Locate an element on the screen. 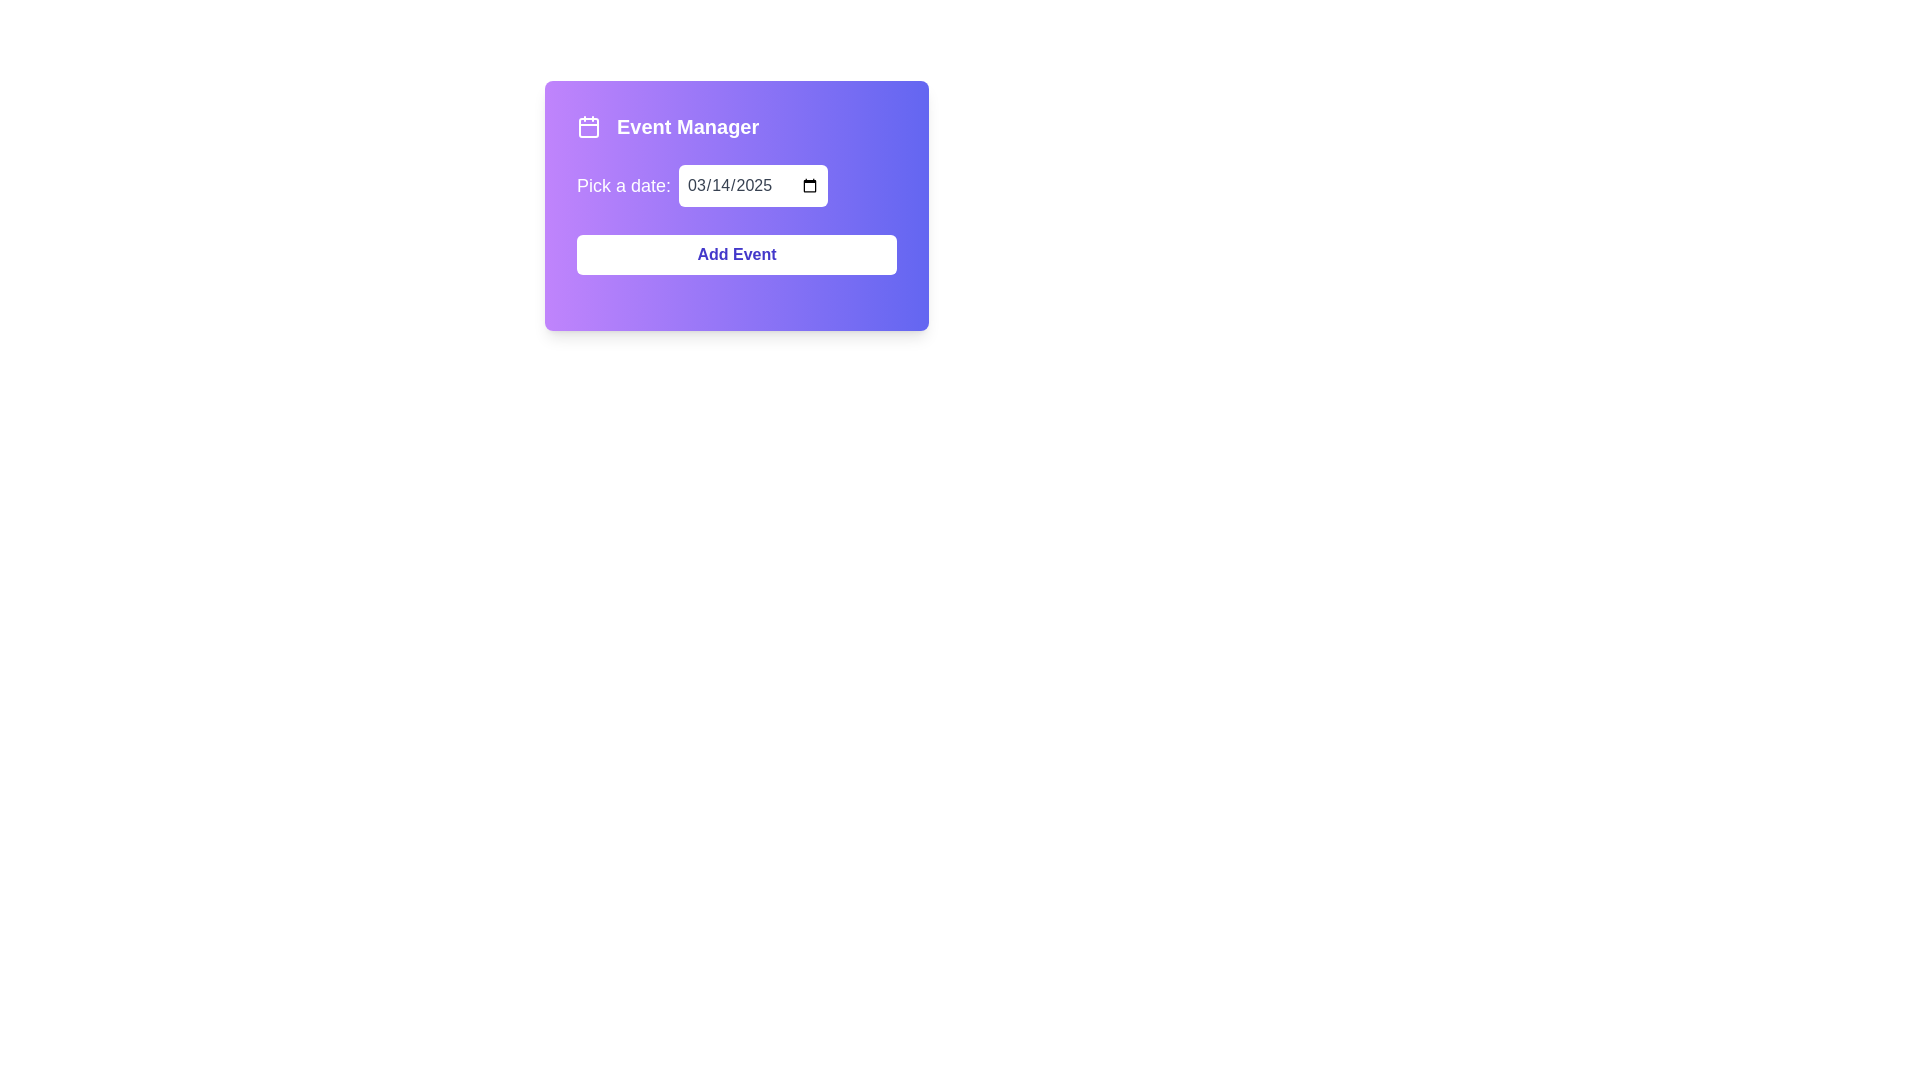 The width and height of the screenshot is (1920, 1080). the calendar icon located to the left of the 'Event Manager' text, which features a purple-themed design and a square outline with rounded corners is located at coordinates (588, 127).